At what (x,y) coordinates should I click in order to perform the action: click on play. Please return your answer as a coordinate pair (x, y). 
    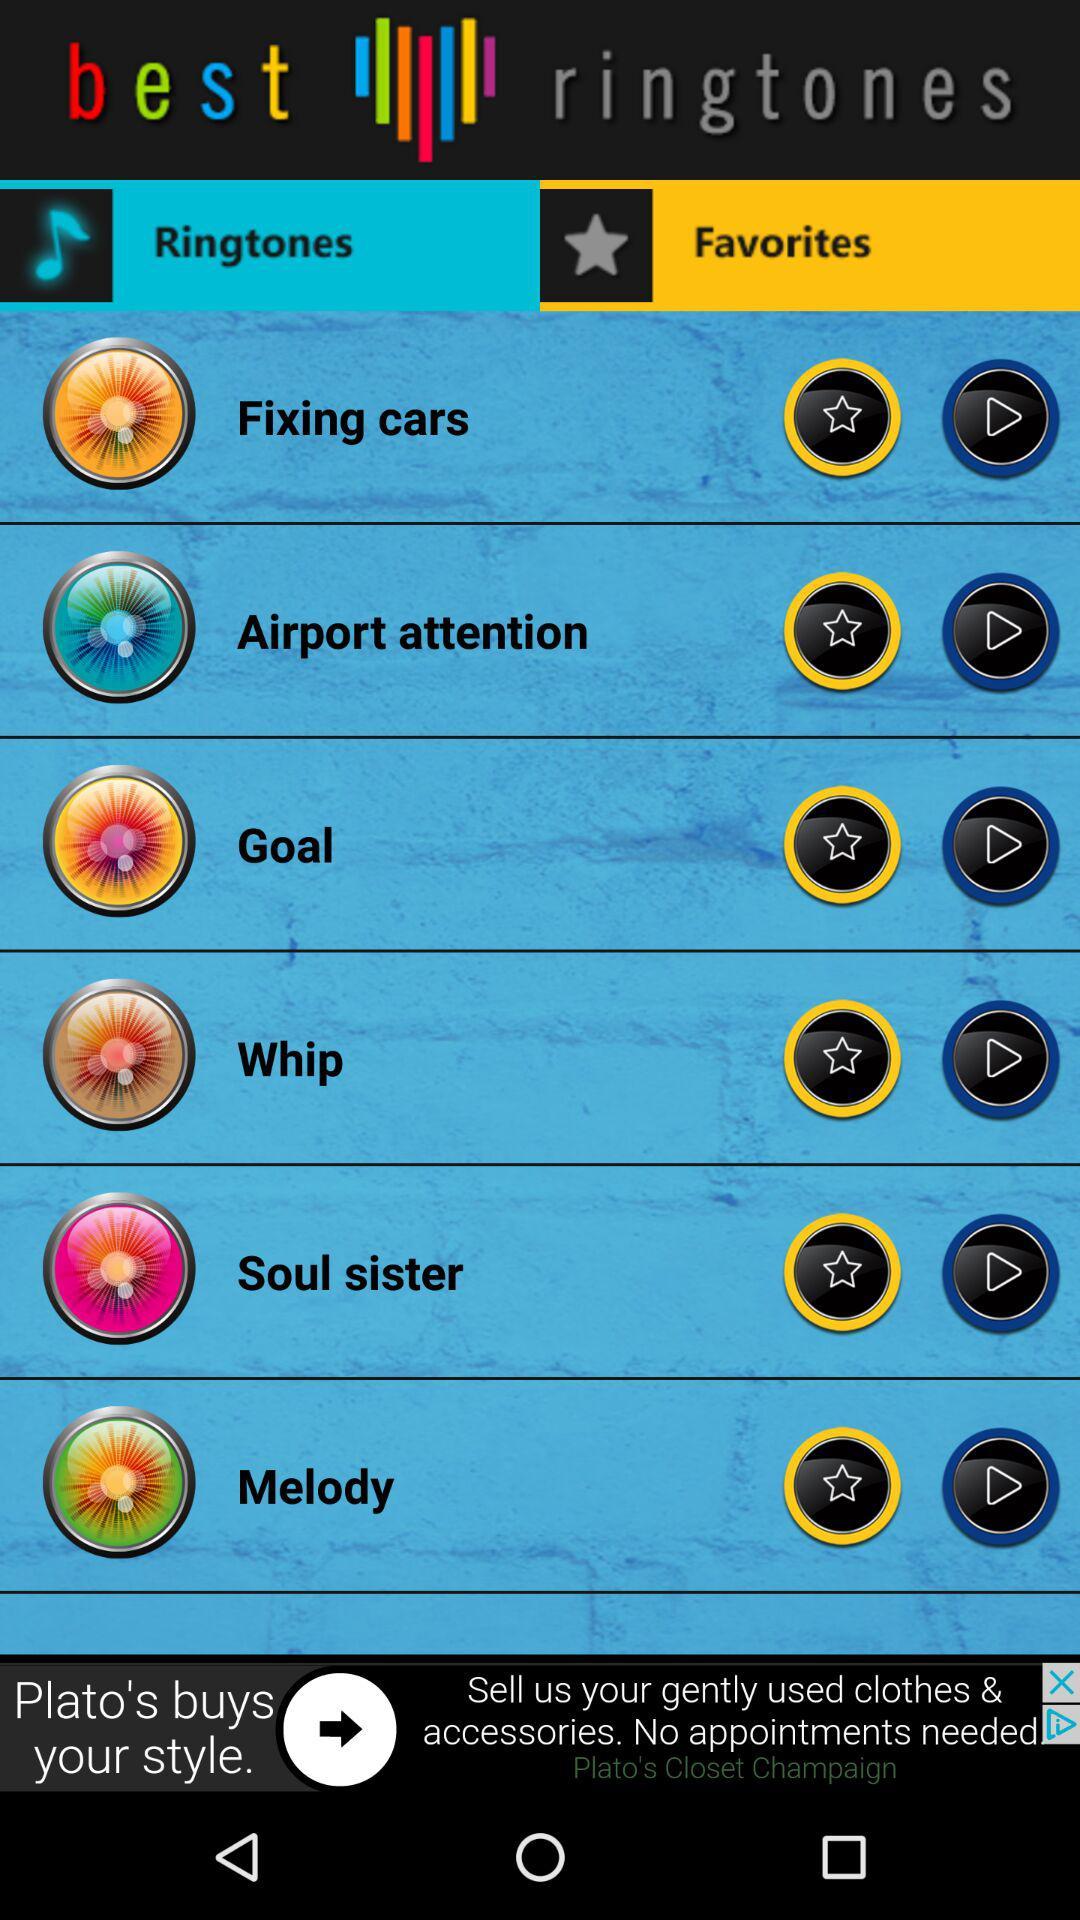
    Looking at the image, I should click on (1000, 1270).